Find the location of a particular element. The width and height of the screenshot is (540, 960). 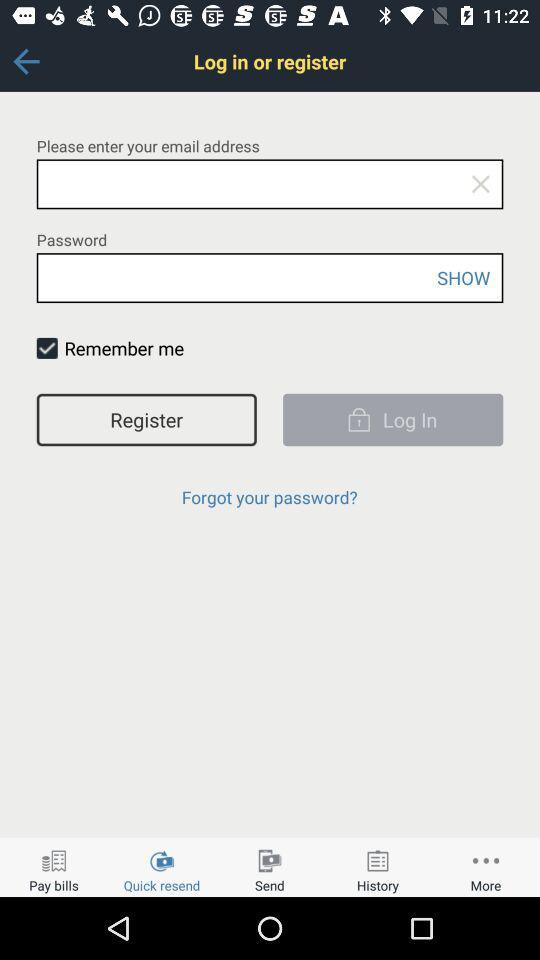

the close icon is located at coordinates (479, 184).